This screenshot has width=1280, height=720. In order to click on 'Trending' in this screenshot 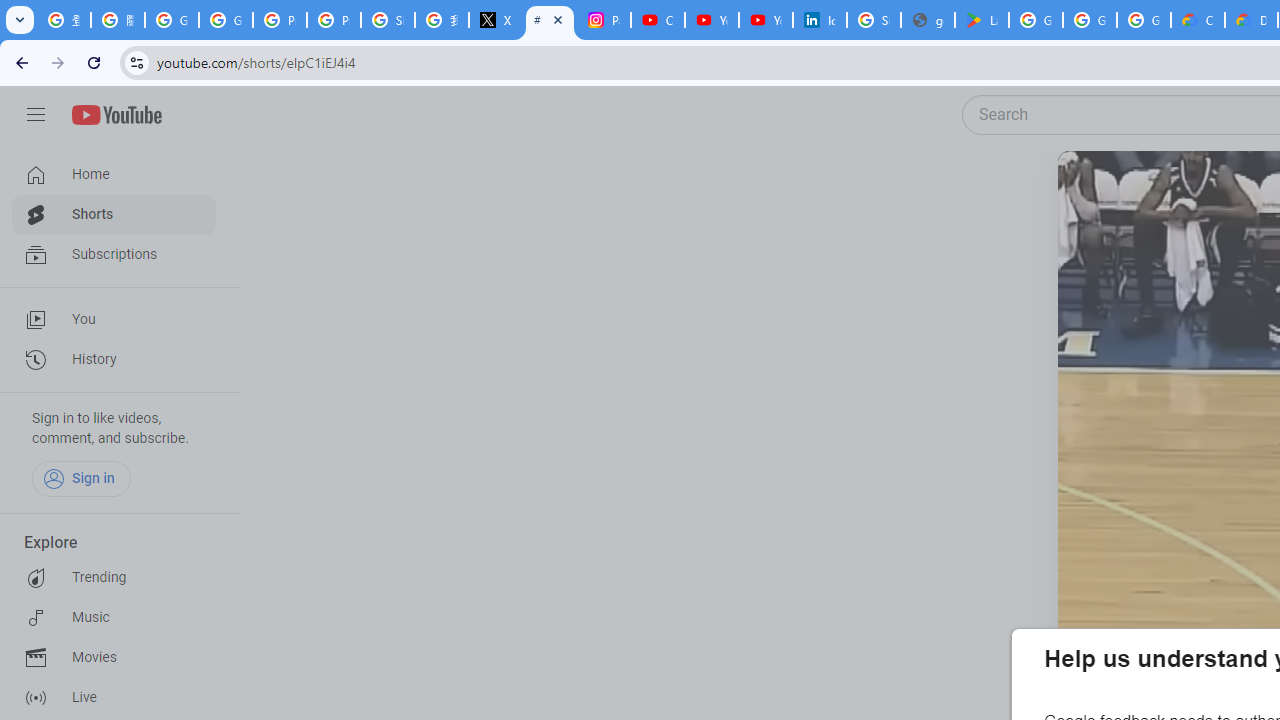, I will do `click(112, 578)`.